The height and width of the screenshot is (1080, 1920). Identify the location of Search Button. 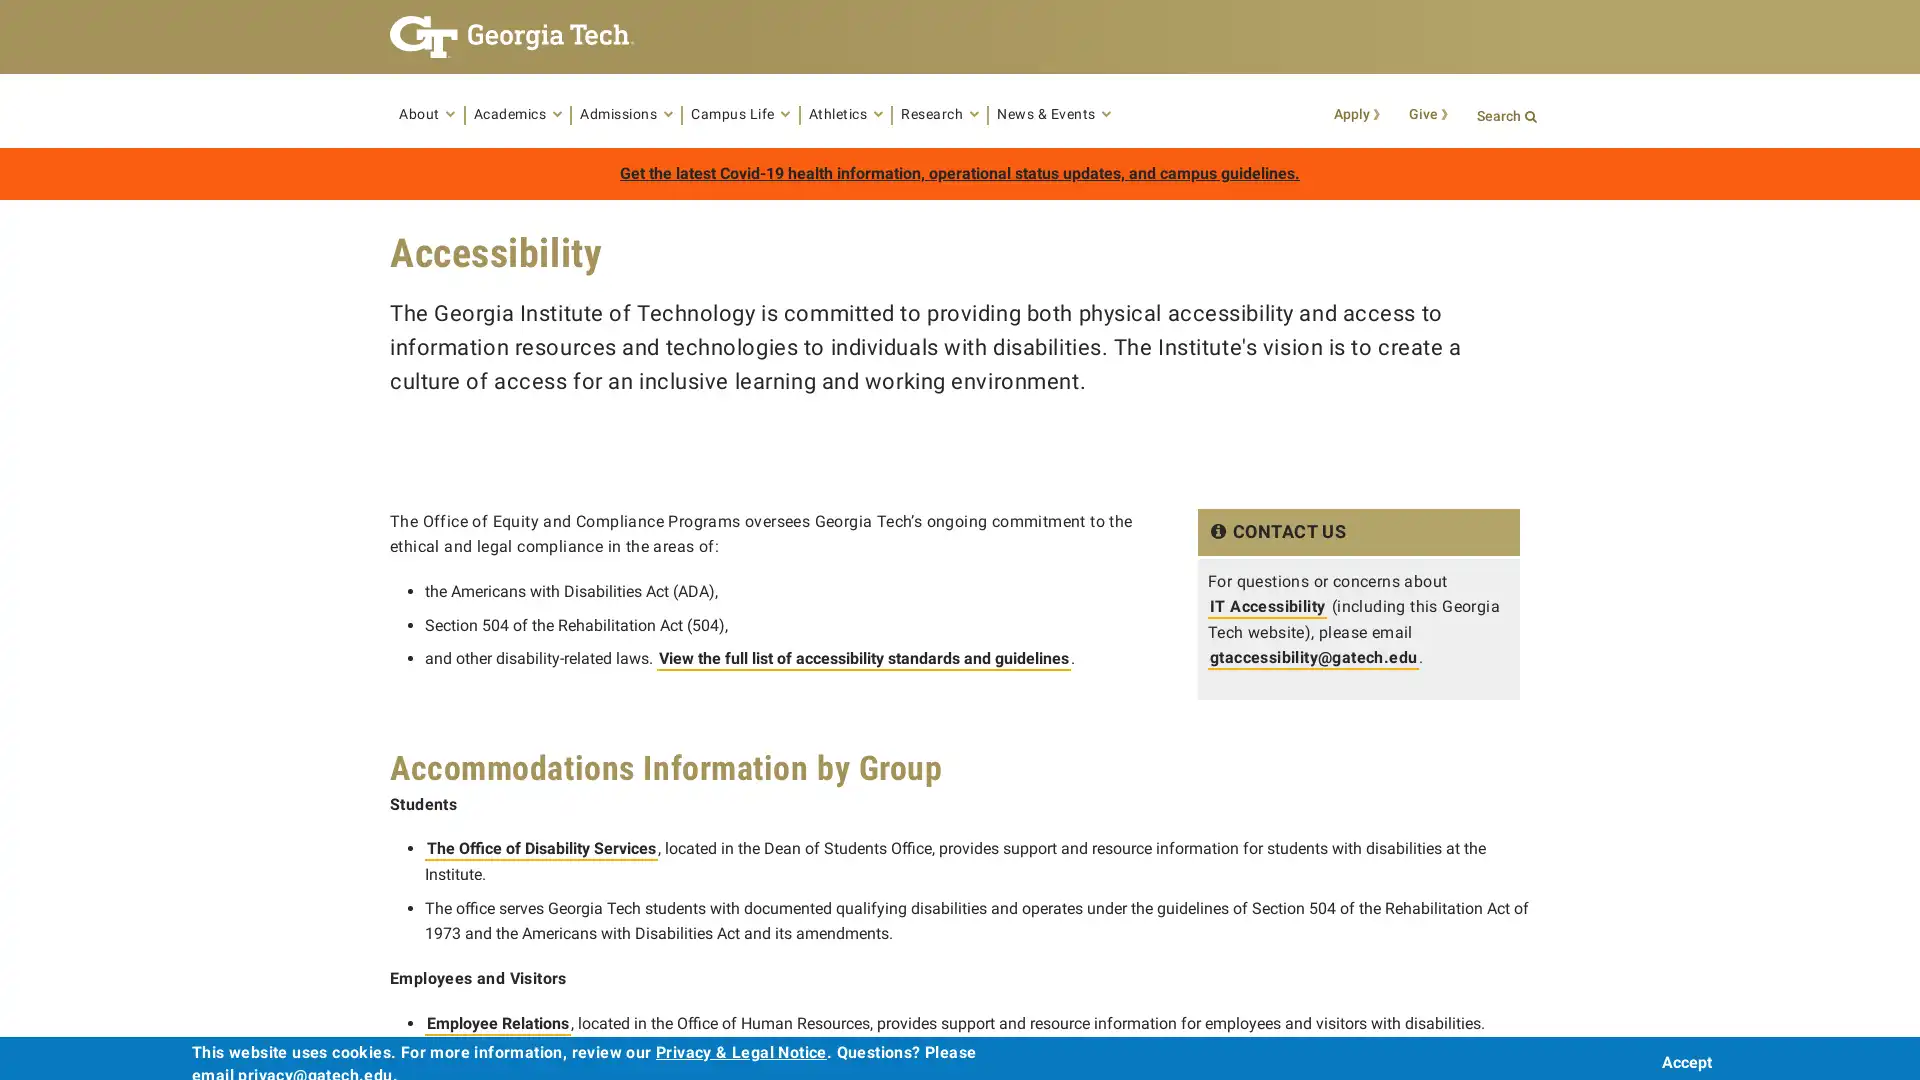
(1444, 165).